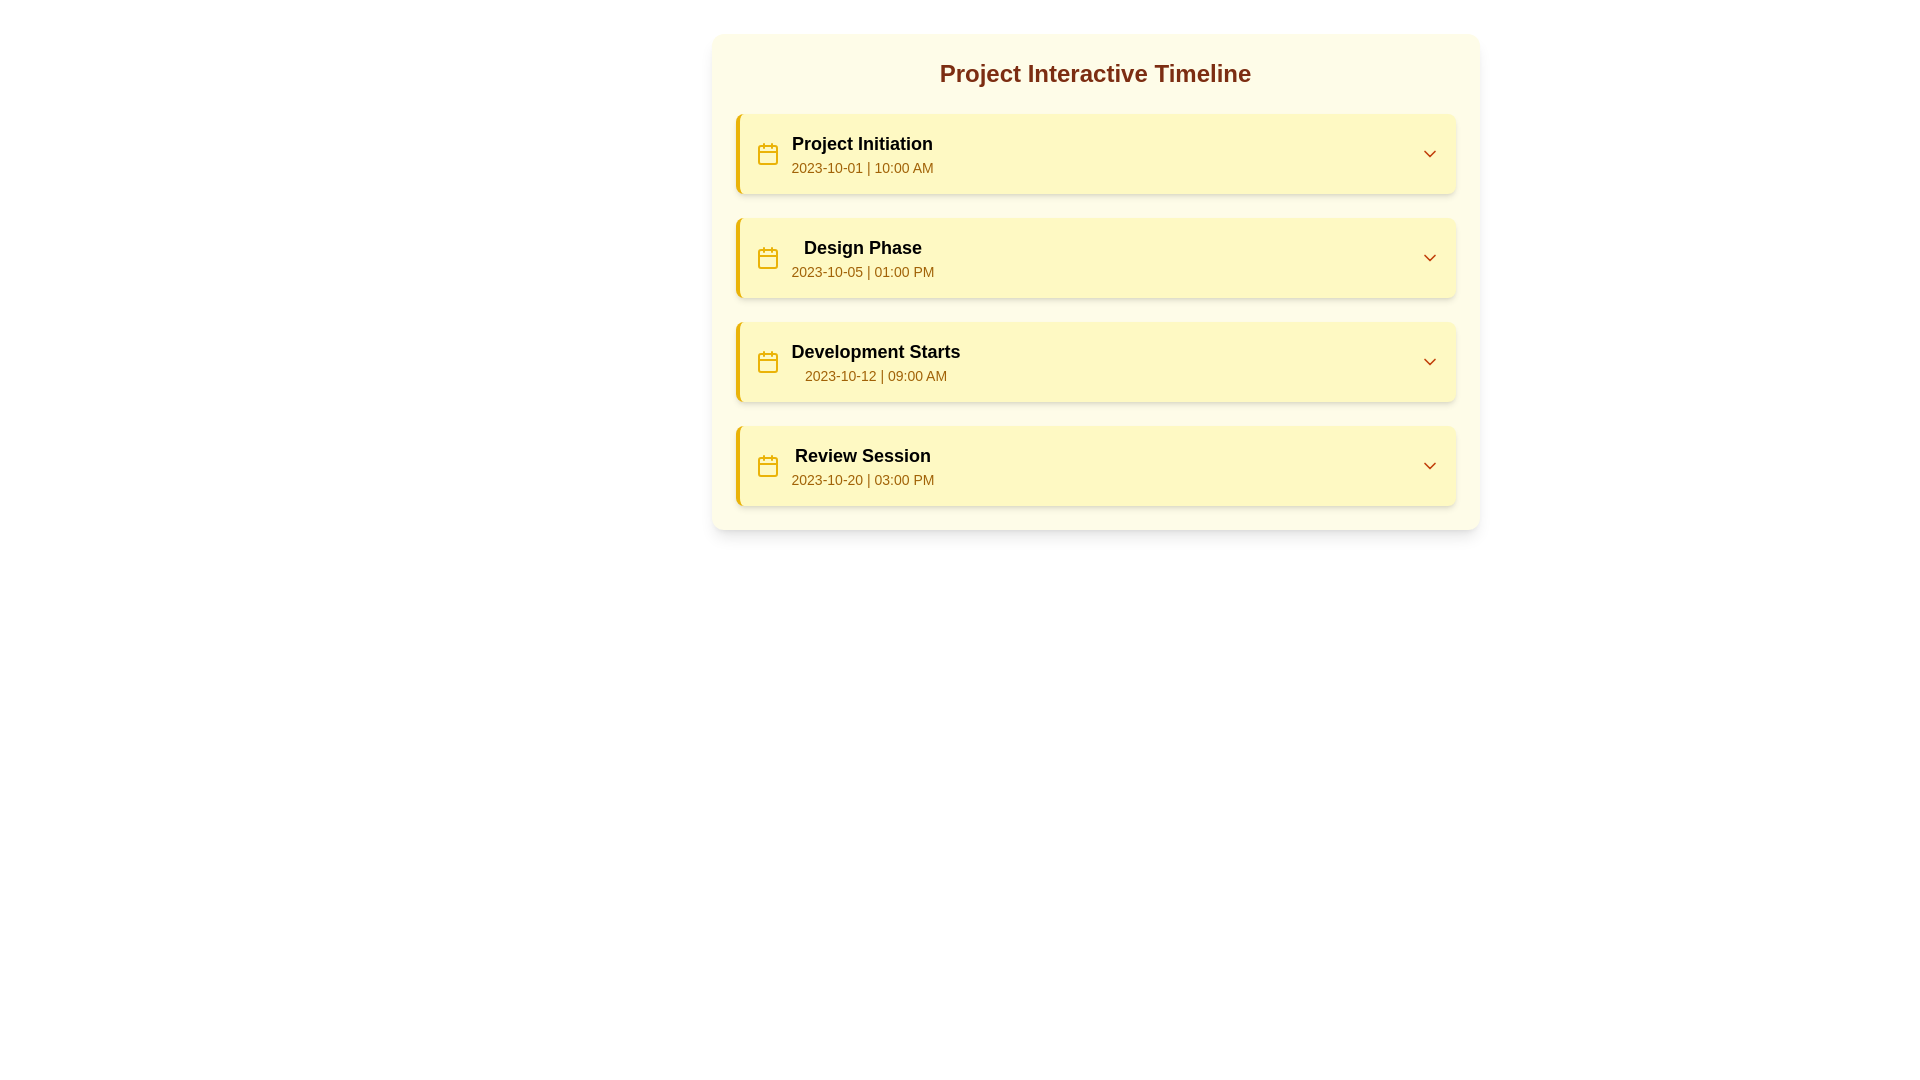 The height and width of the screenshot is (1080, 1920). Describe the element at coordinates (1094, 362) in the screenshot. I see `the Timeline entry labeled 'Development Starts'` at that location.